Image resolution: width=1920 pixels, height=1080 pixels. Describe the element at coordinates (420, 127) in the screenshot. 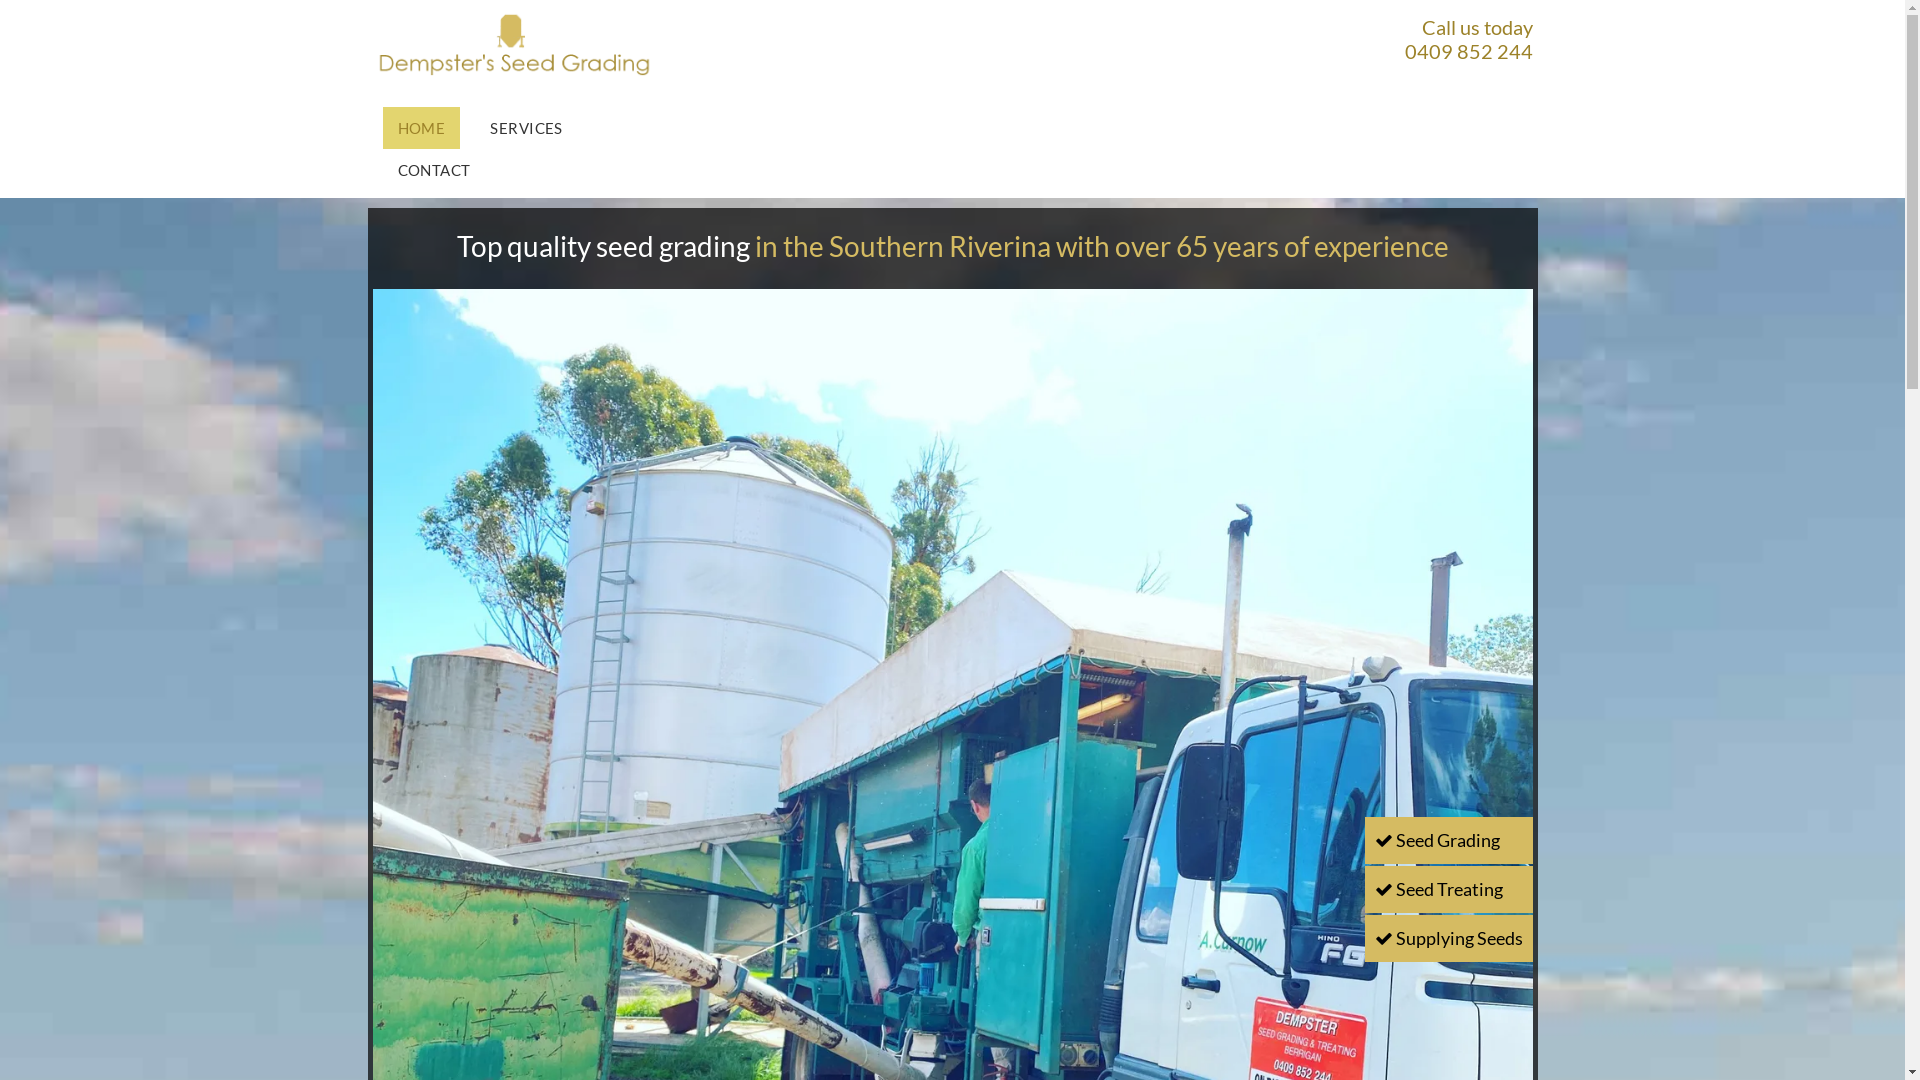

I see `'HOME'` at that location.